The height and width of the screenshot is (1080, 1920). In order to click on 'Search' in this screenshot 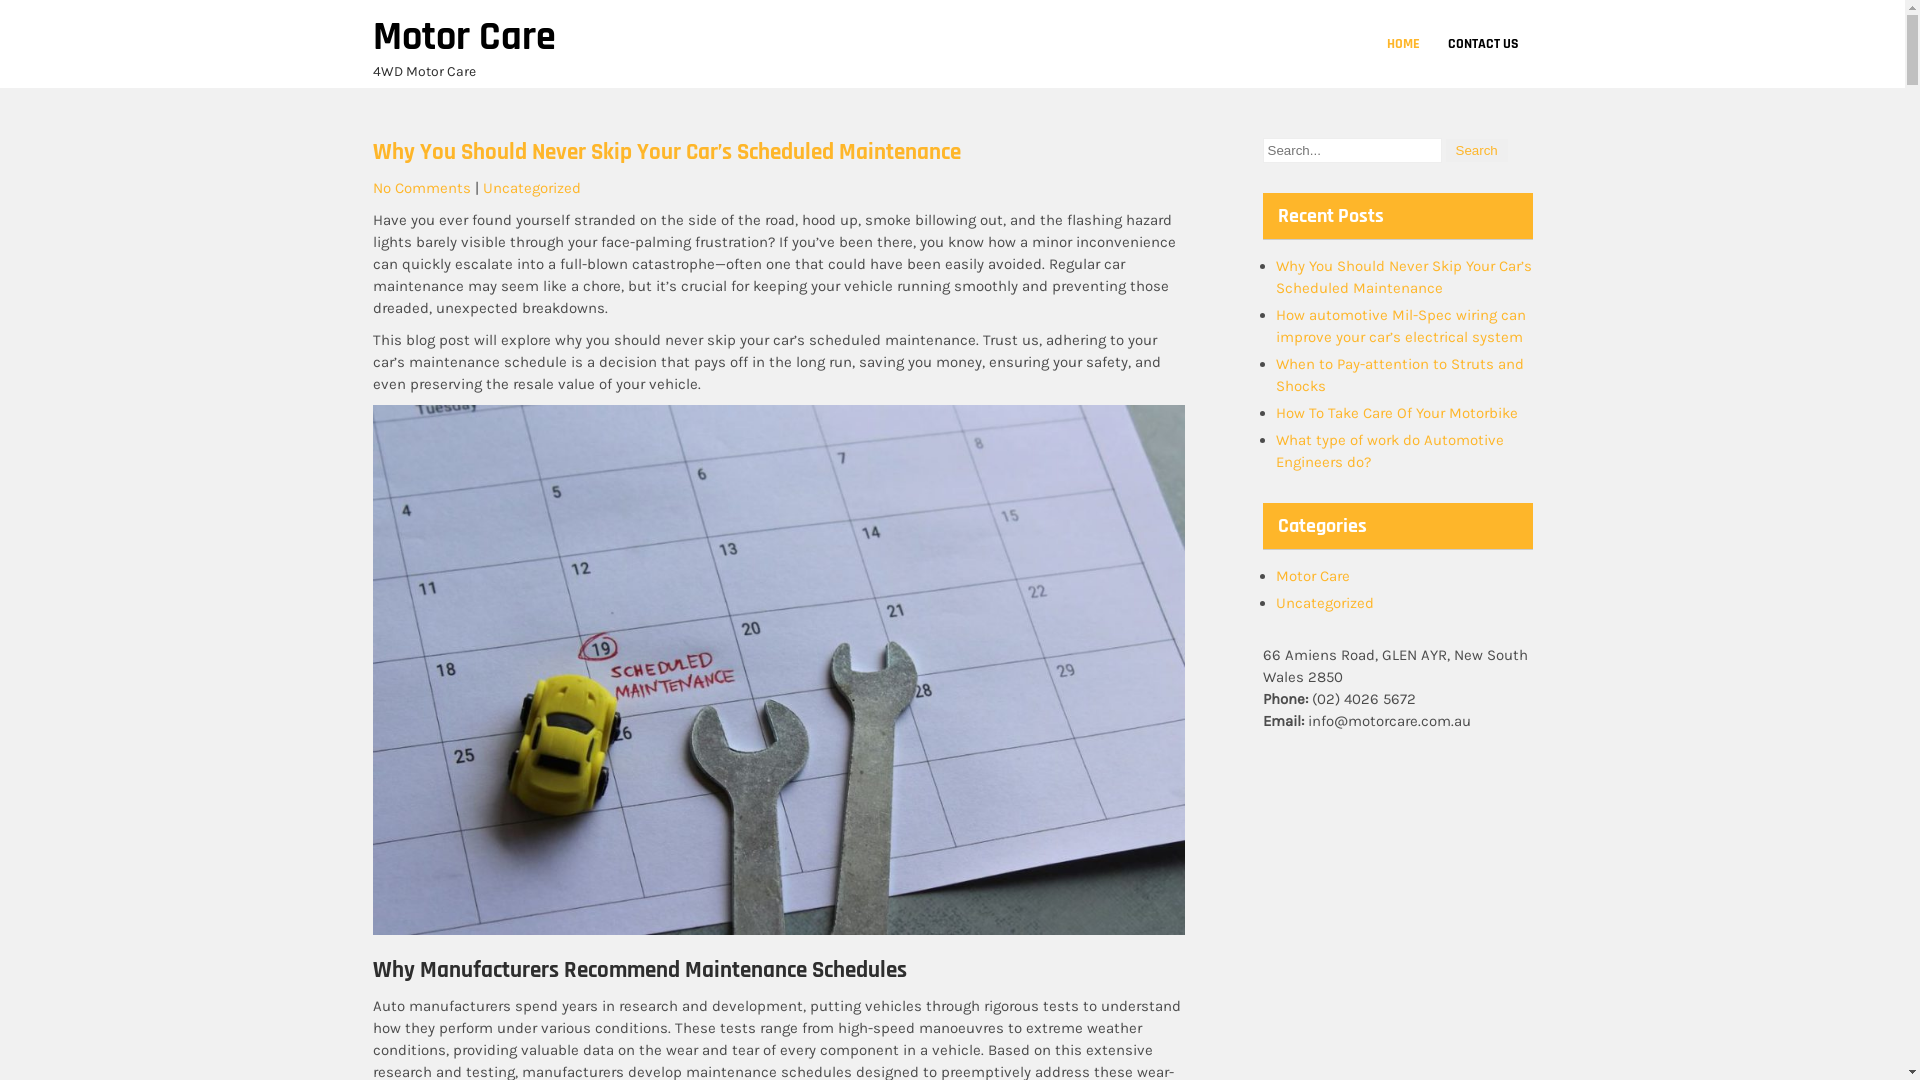, I will do `click(1477, 149)`.